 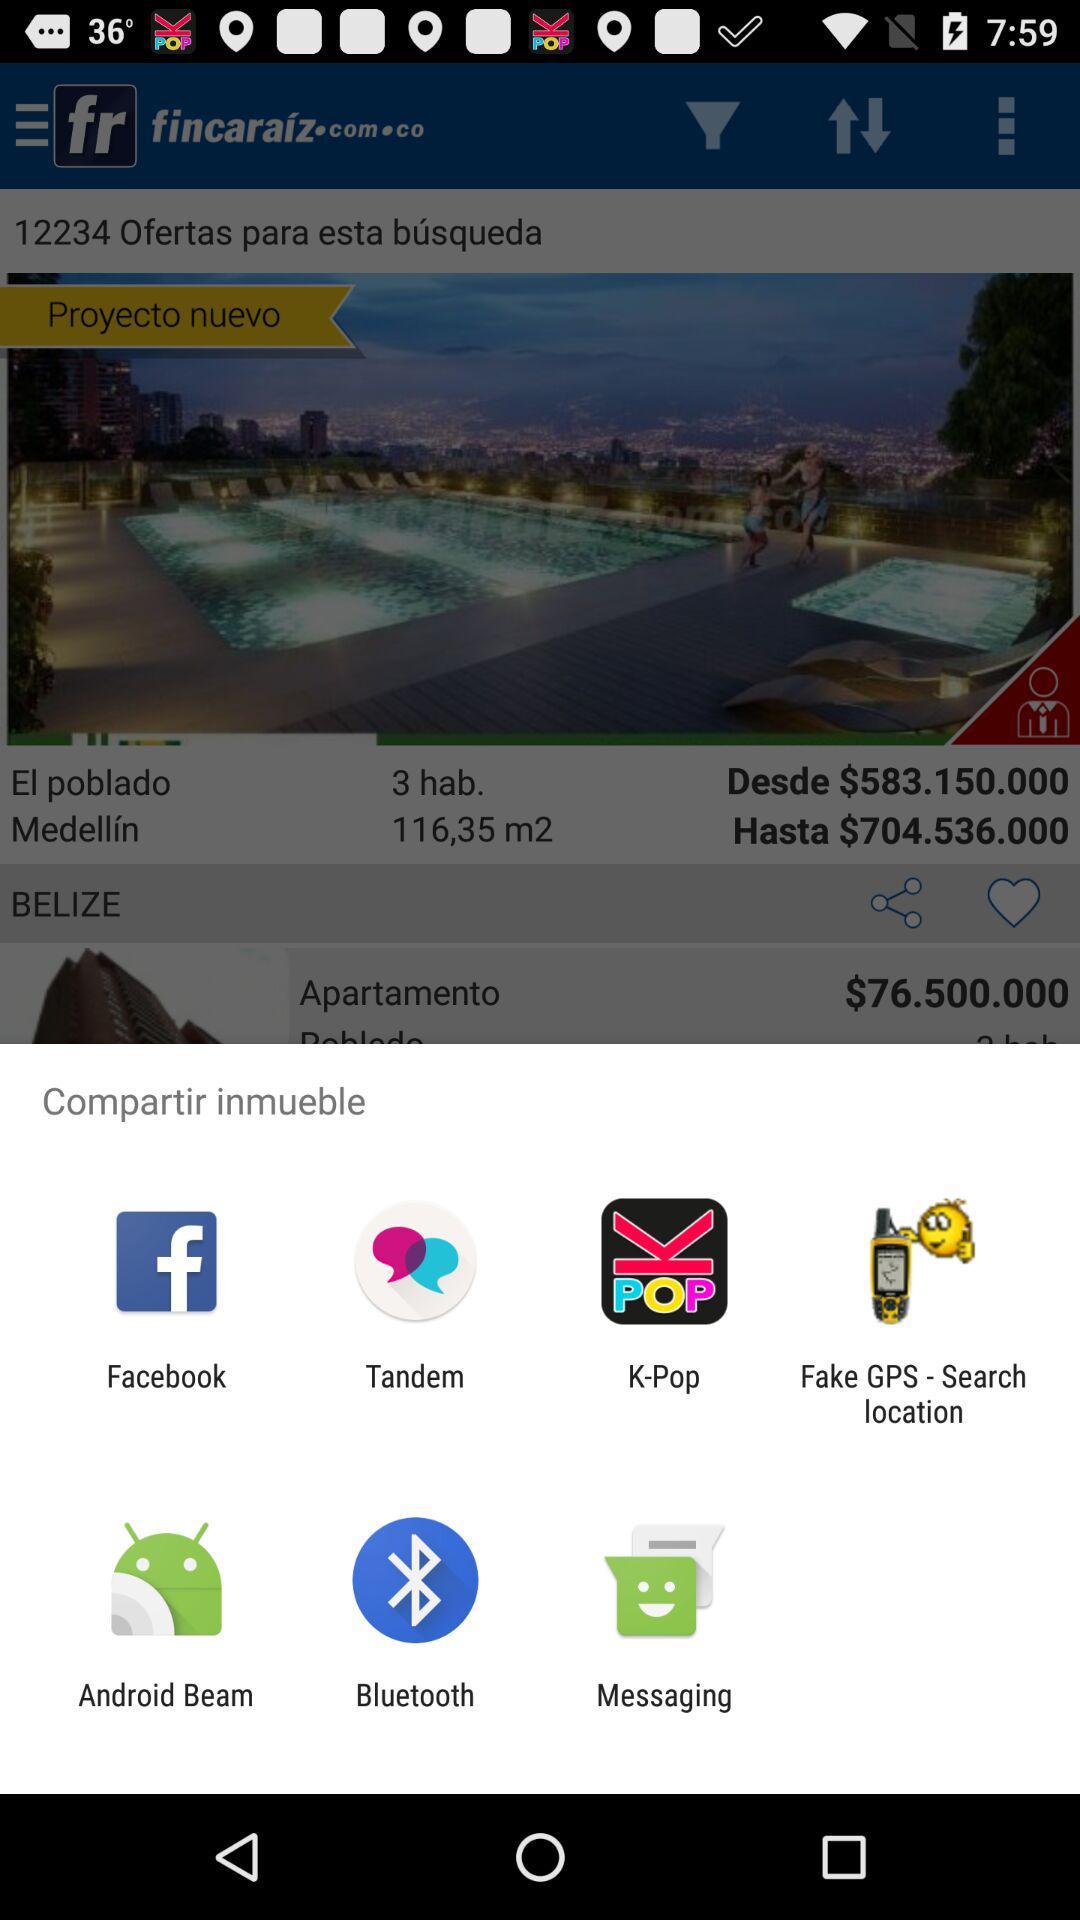 What do you see at coordinates (414, 1711) in the screenshot?
I see `icon next to android beam item` at bounding box center [414, 1711].